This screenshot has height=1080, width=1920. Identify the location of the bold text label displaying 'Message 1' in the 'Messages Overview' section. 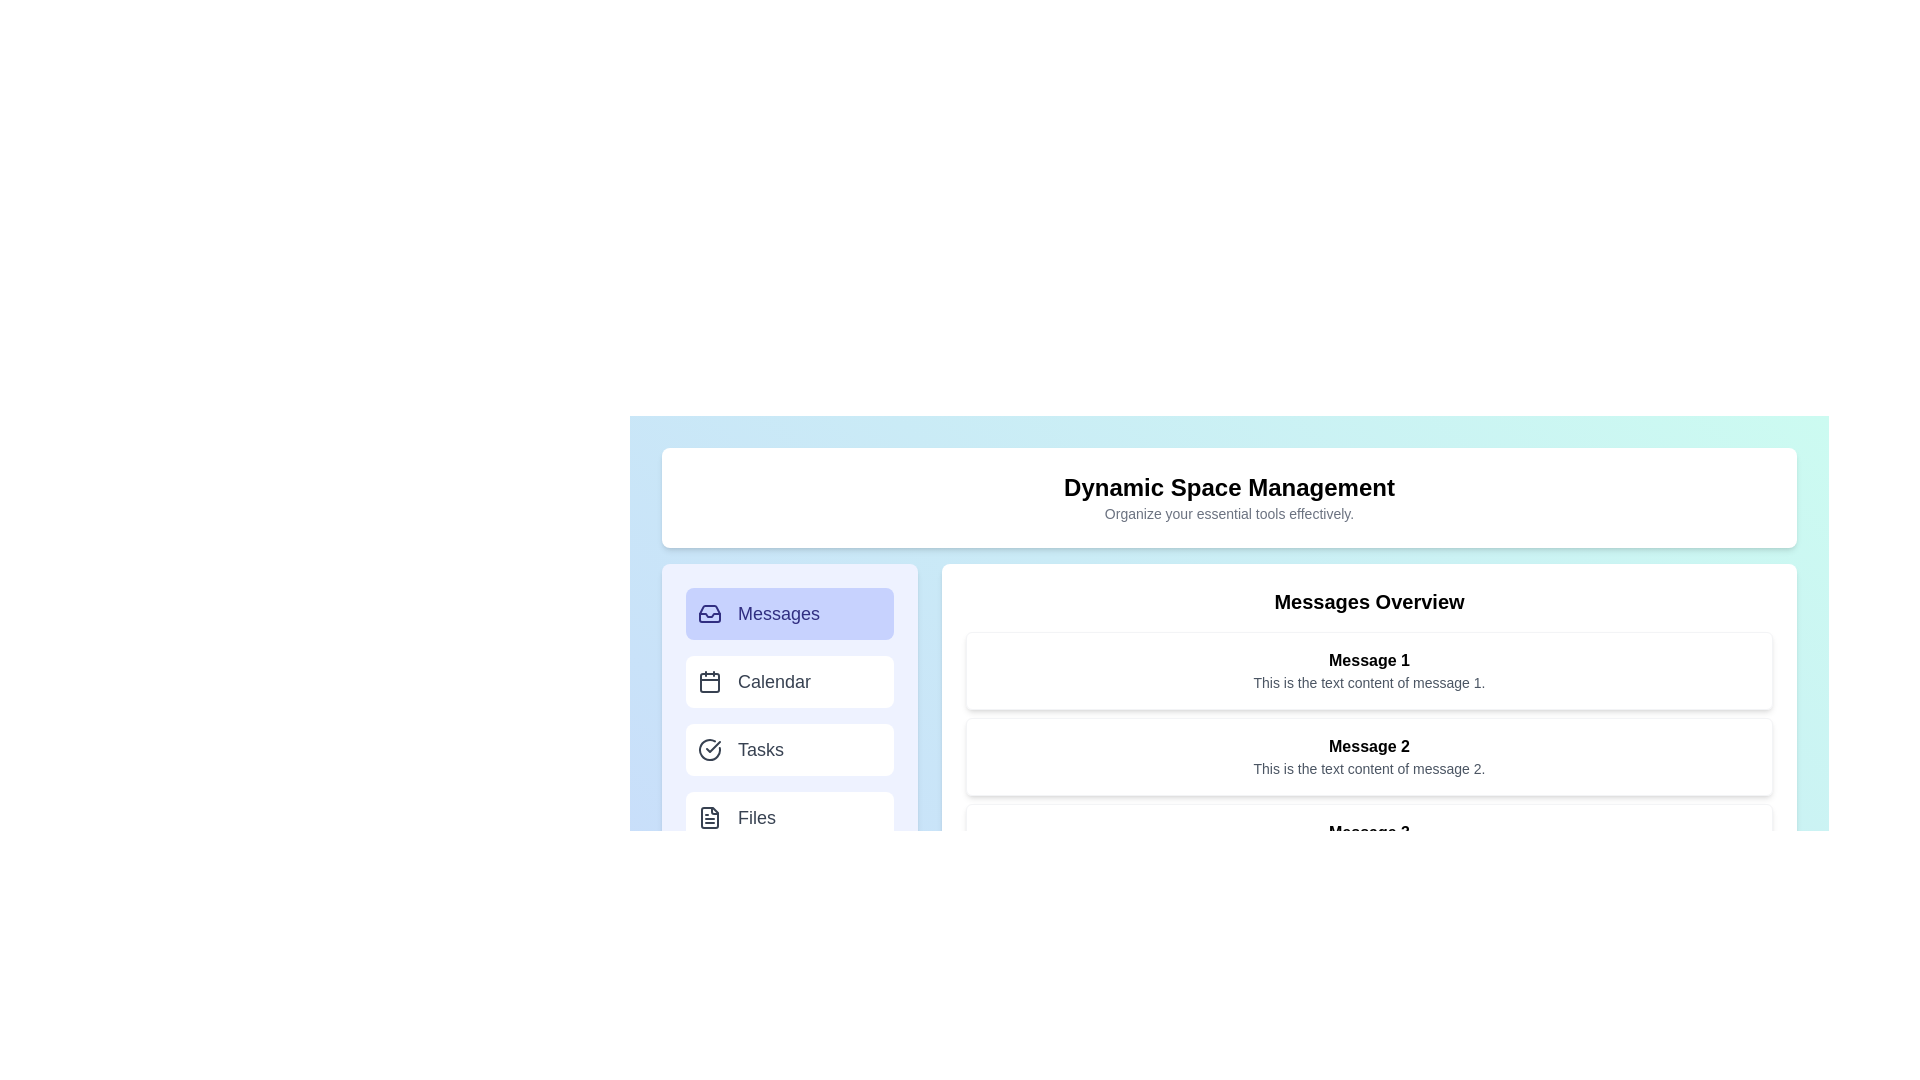
(1368, 660).